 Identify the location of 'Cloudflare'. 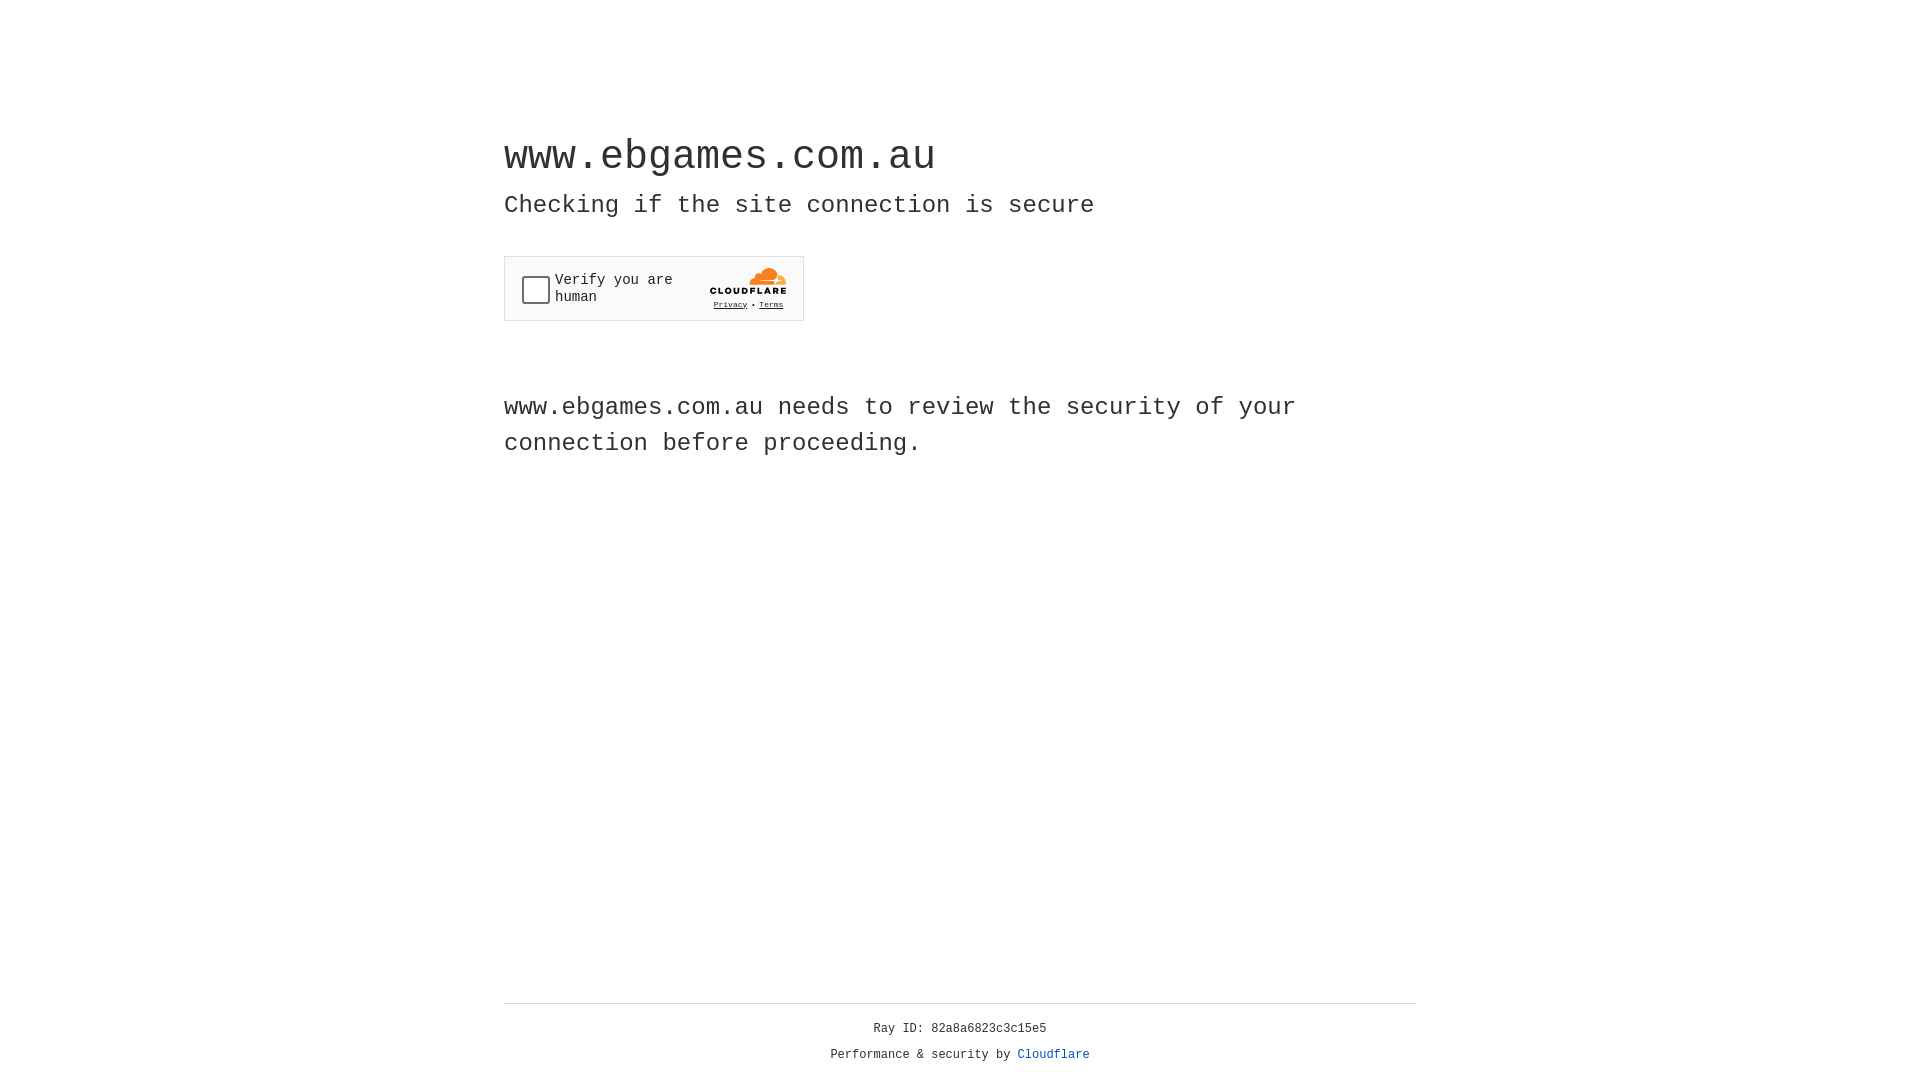
(1053, 1054).